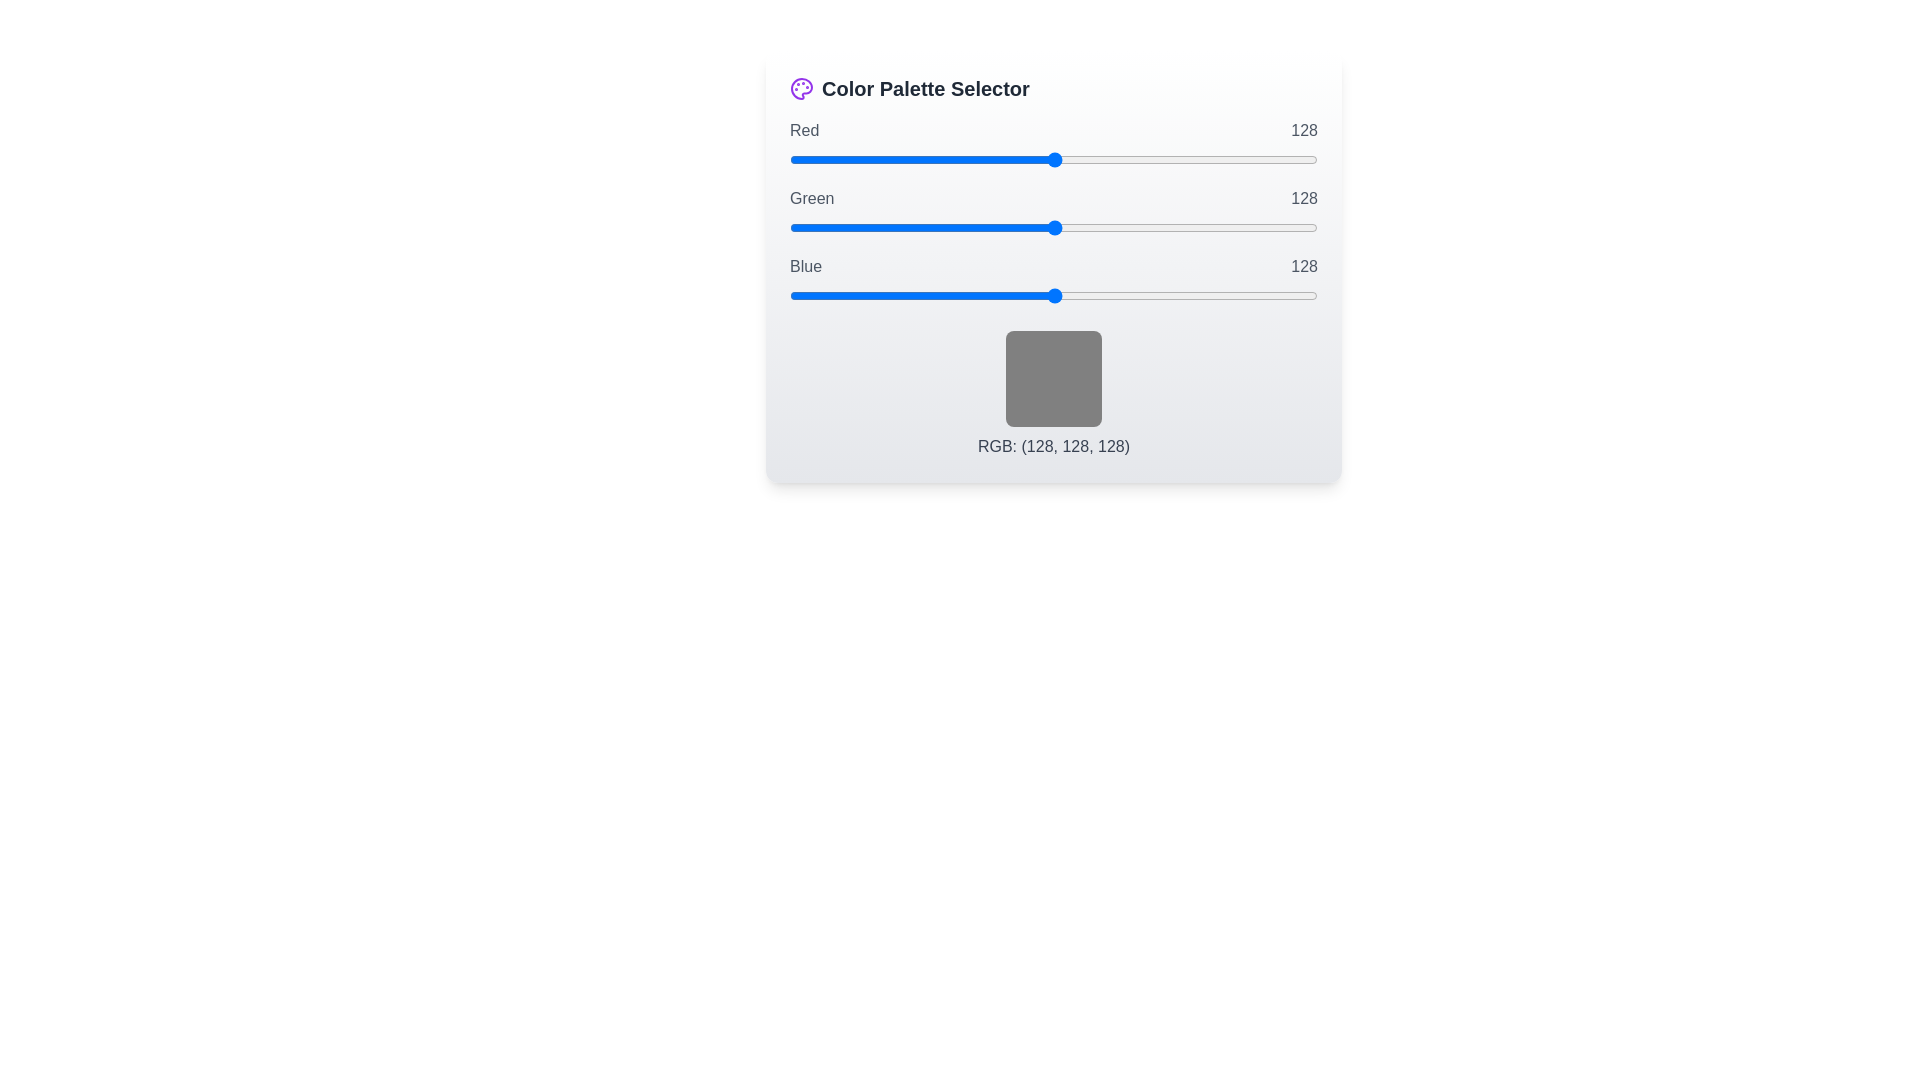 The image size is (1920, 1080). Describe the element at coordinates (829, 158) in the screenshot. I see `the red slider to set its value to 19` at that location.